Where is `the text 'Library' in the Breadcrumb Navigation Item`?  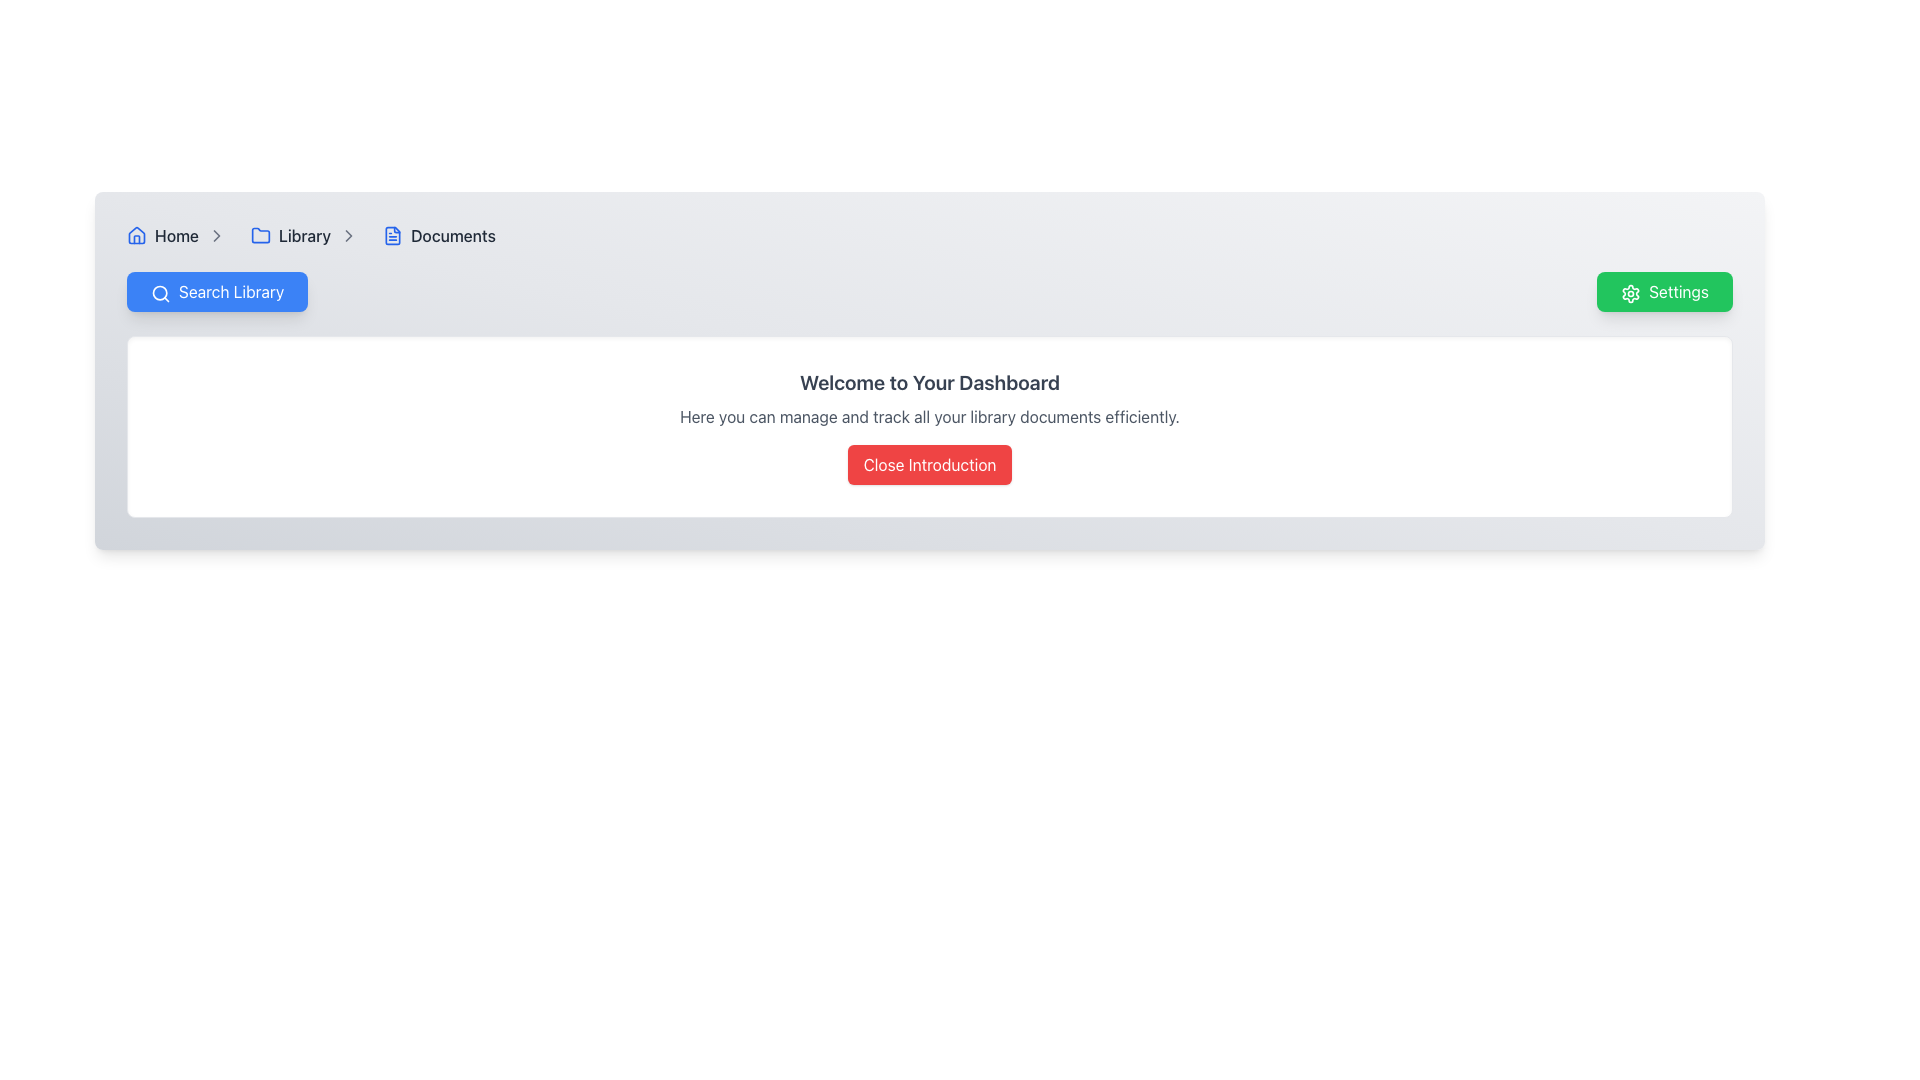 the text 'Library' in the Breadcrumb Navigation Item is located at coordinates (308, 234).